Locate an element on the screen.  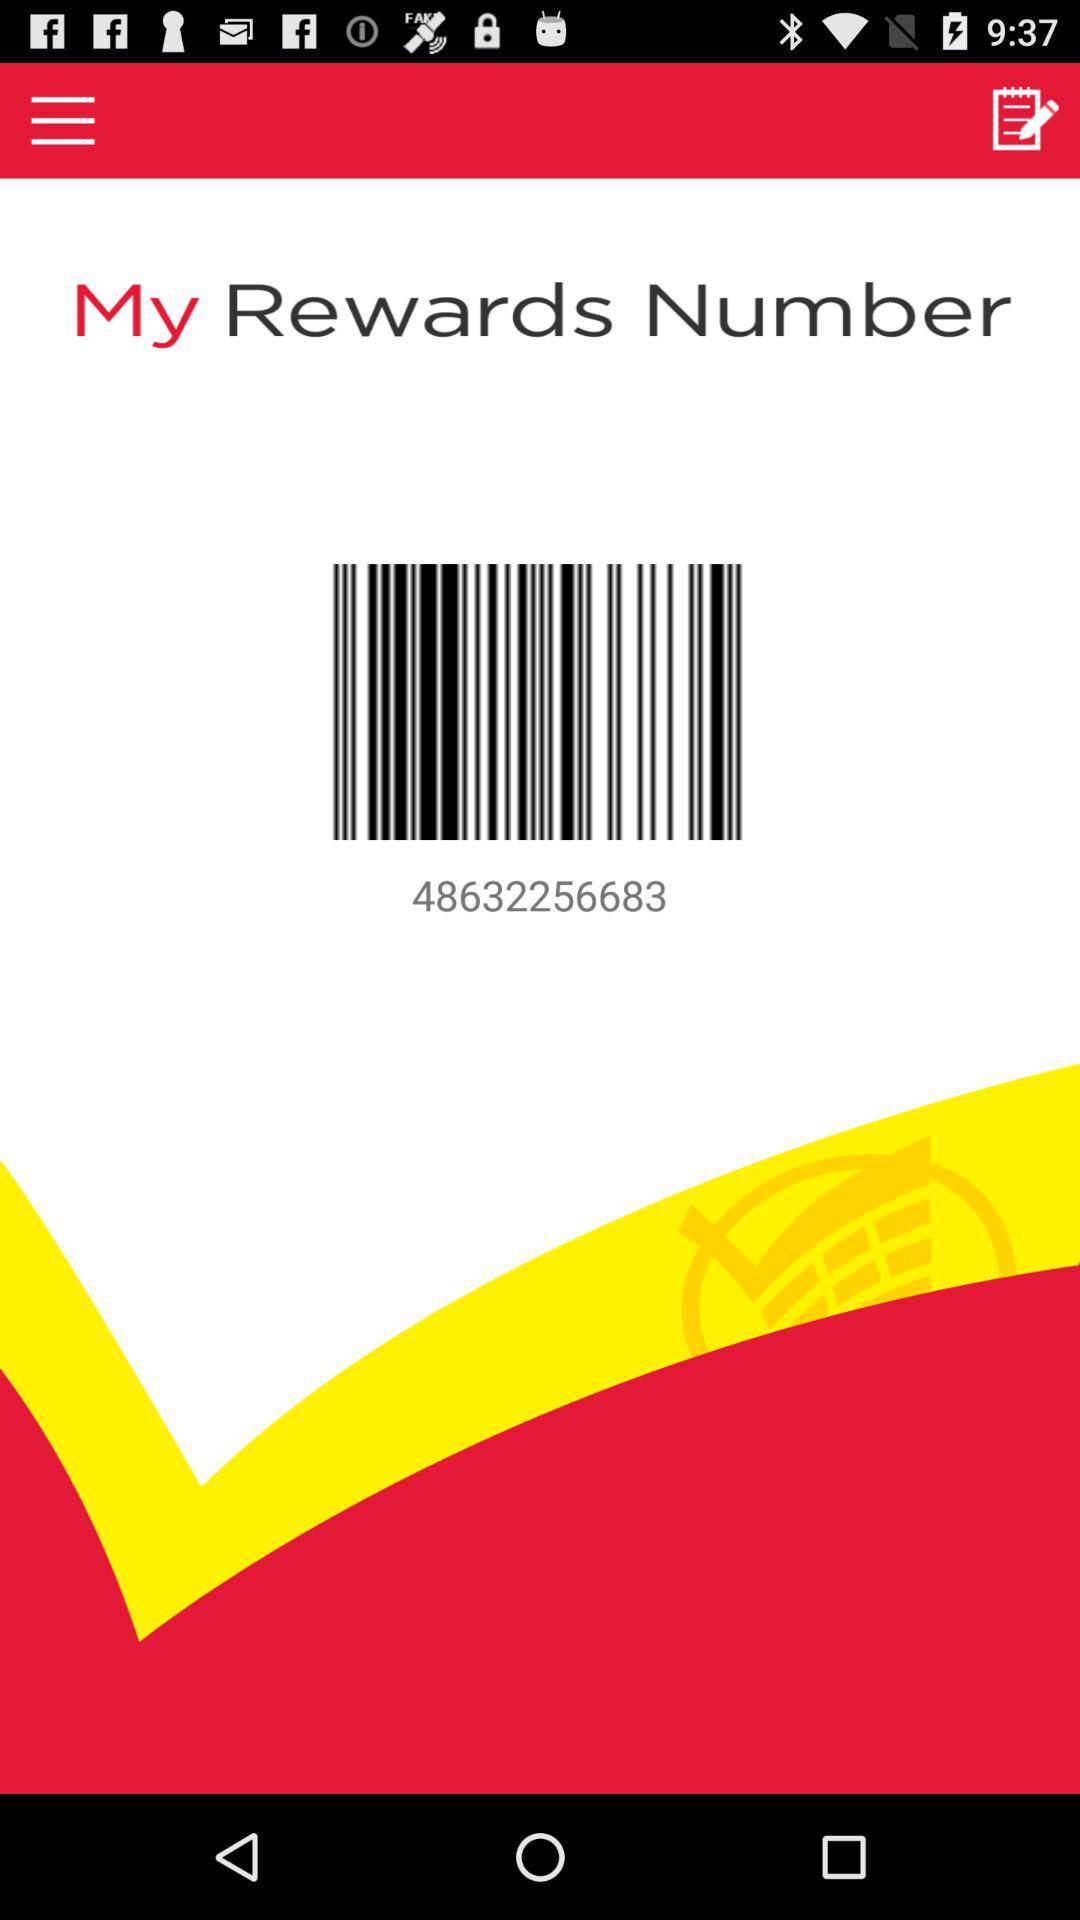
the edit icon is located at coordinates (1024, 125).